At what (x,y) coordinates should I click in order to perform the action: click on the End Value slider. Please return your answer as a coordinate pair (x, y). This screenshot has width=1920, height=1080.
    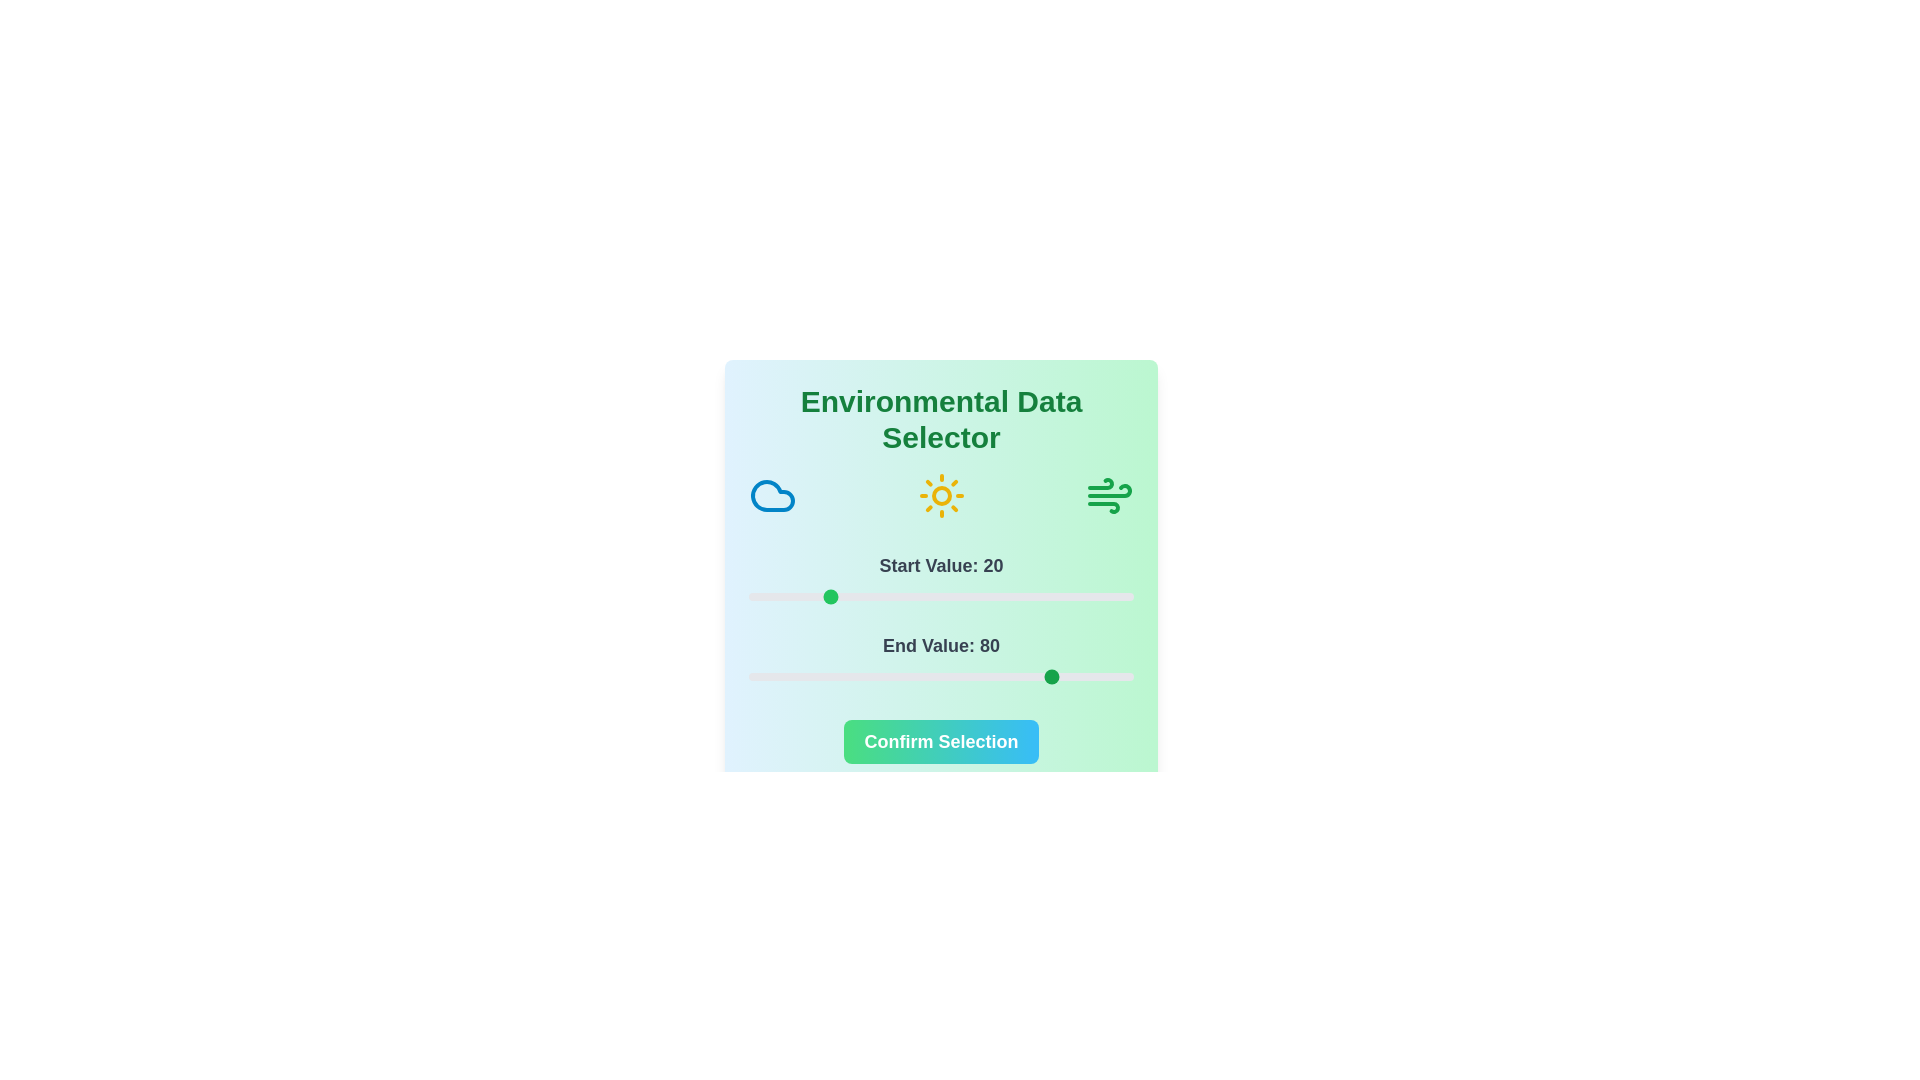
    Looking at the image, I should click on (972, 676).